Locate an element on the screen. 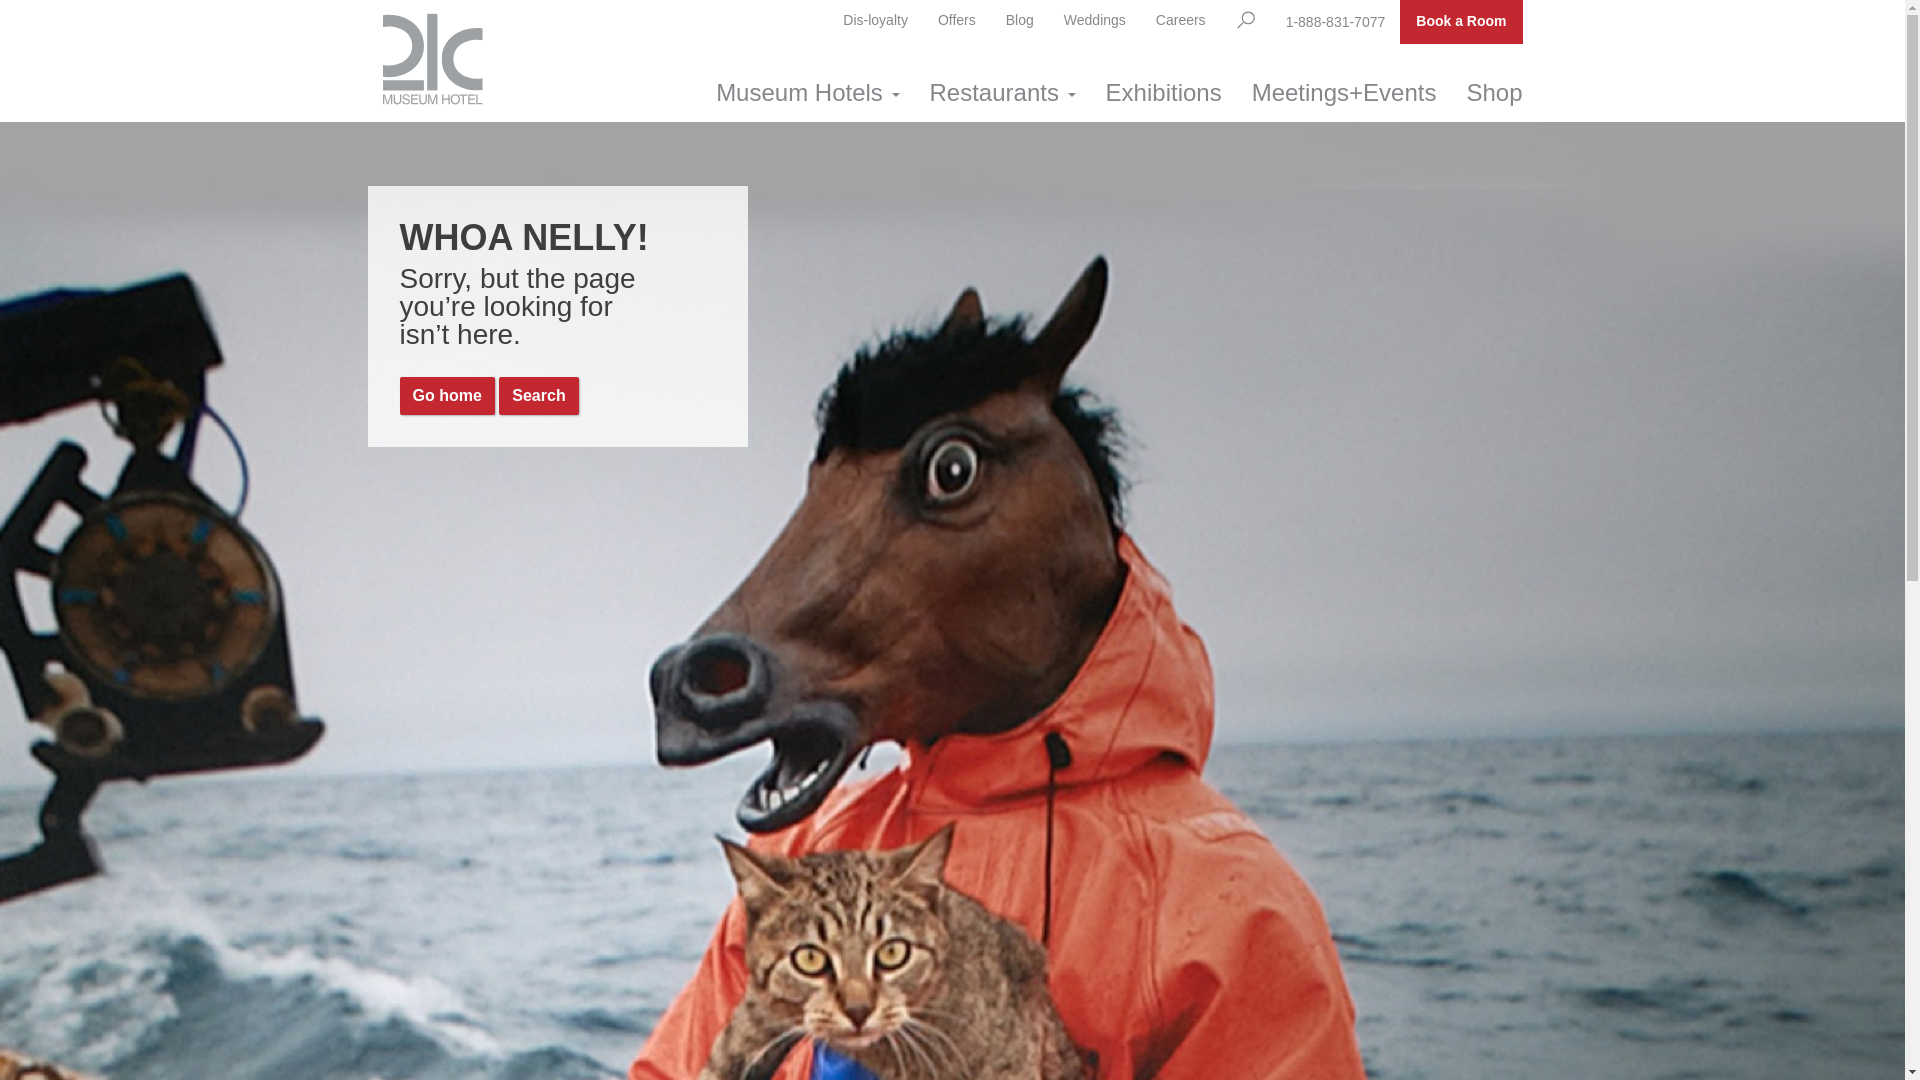  'Careers' is located at coordinates (1180, 20).